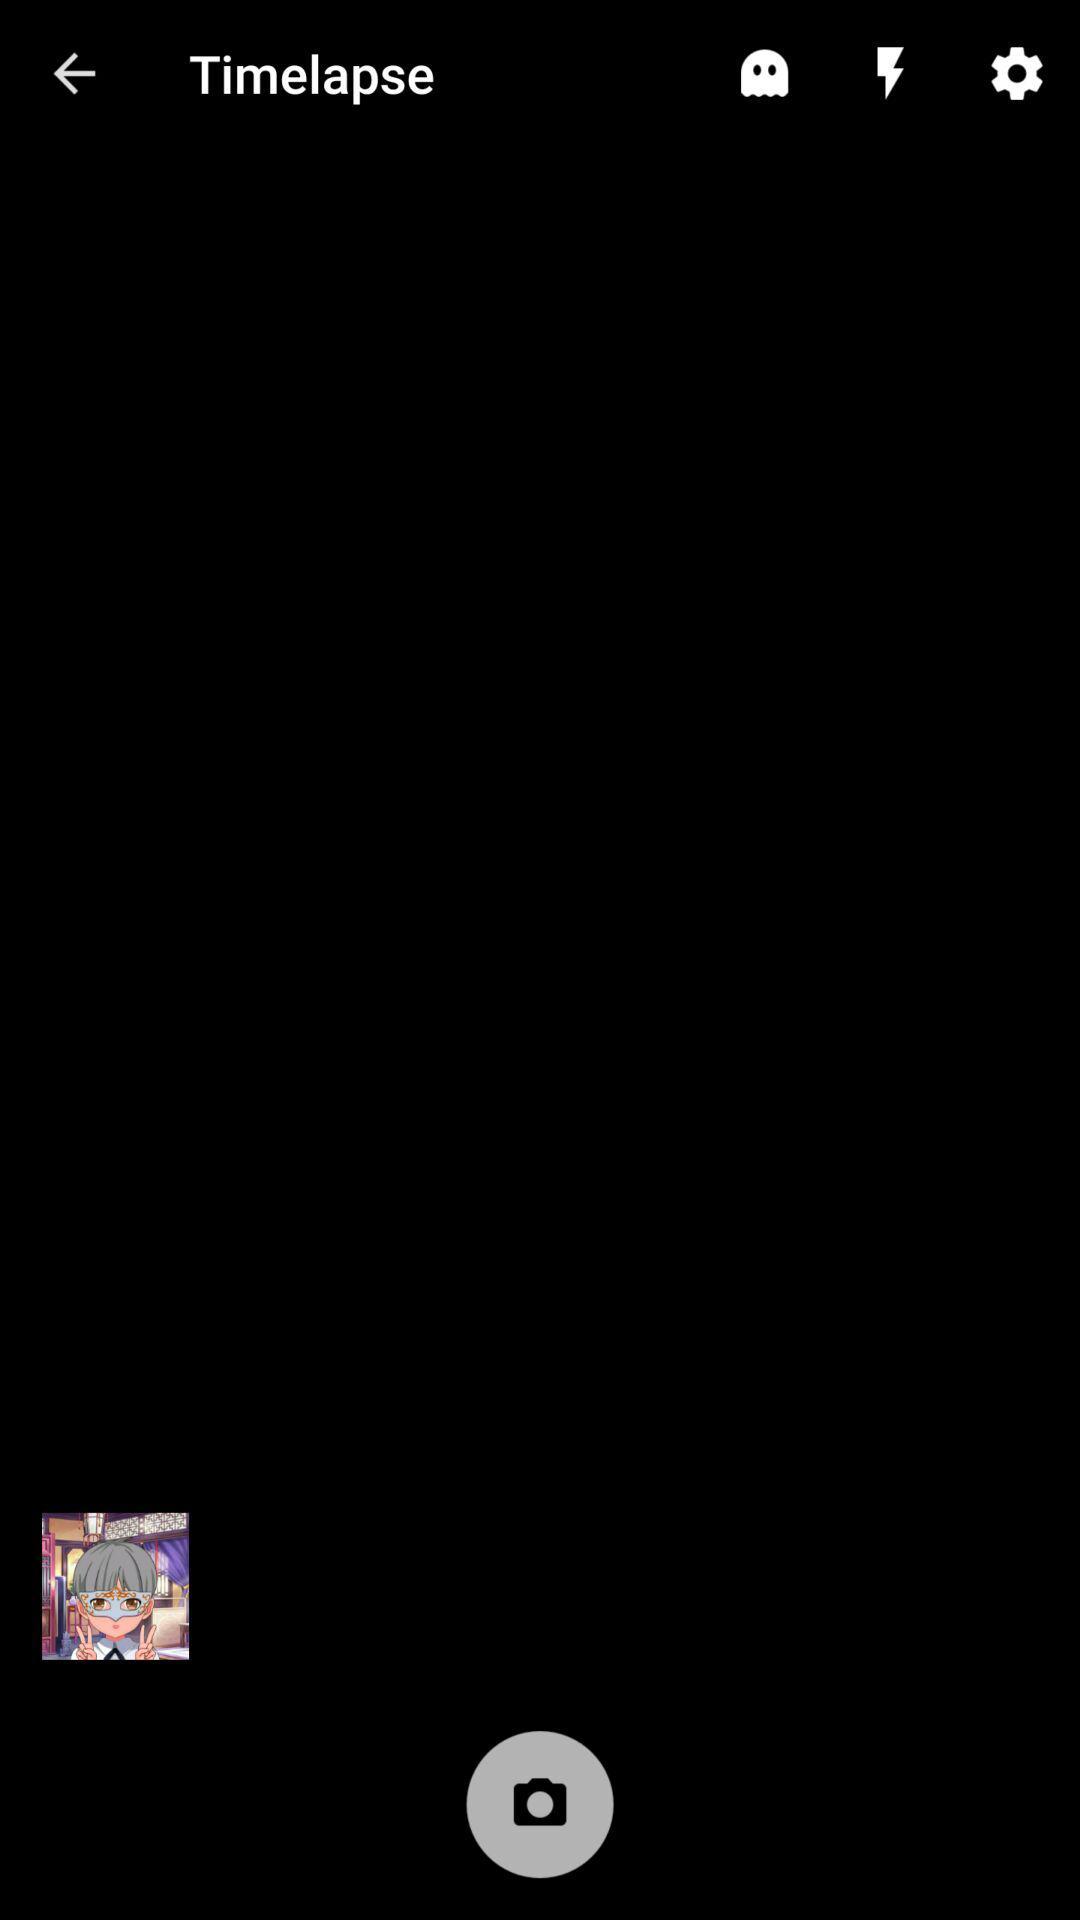 The height and width of the screenshot is (1920, 1080). Describe the element at coordinates (540, 1814) in the screenshot. I see `camera` at that location.